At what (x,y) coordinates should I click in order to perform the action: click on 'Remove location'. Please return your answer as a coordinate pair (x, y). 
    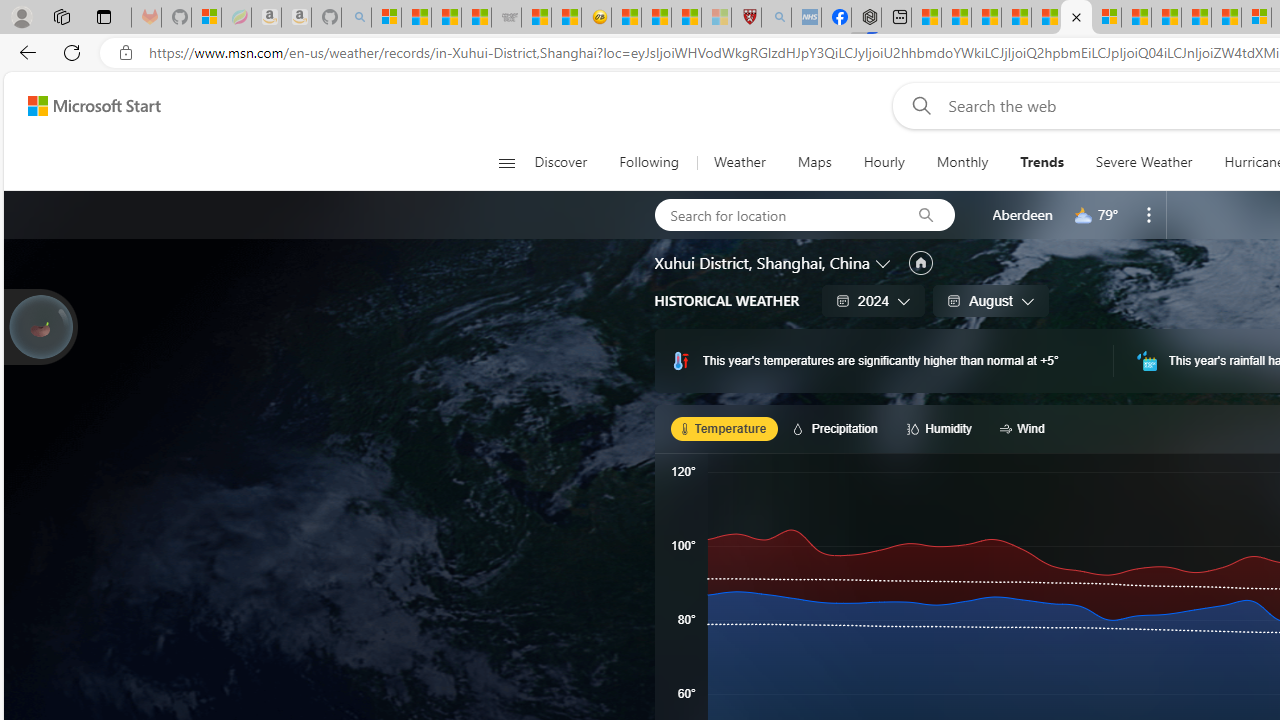
    Looking at the image, I should click on (1149, 214).